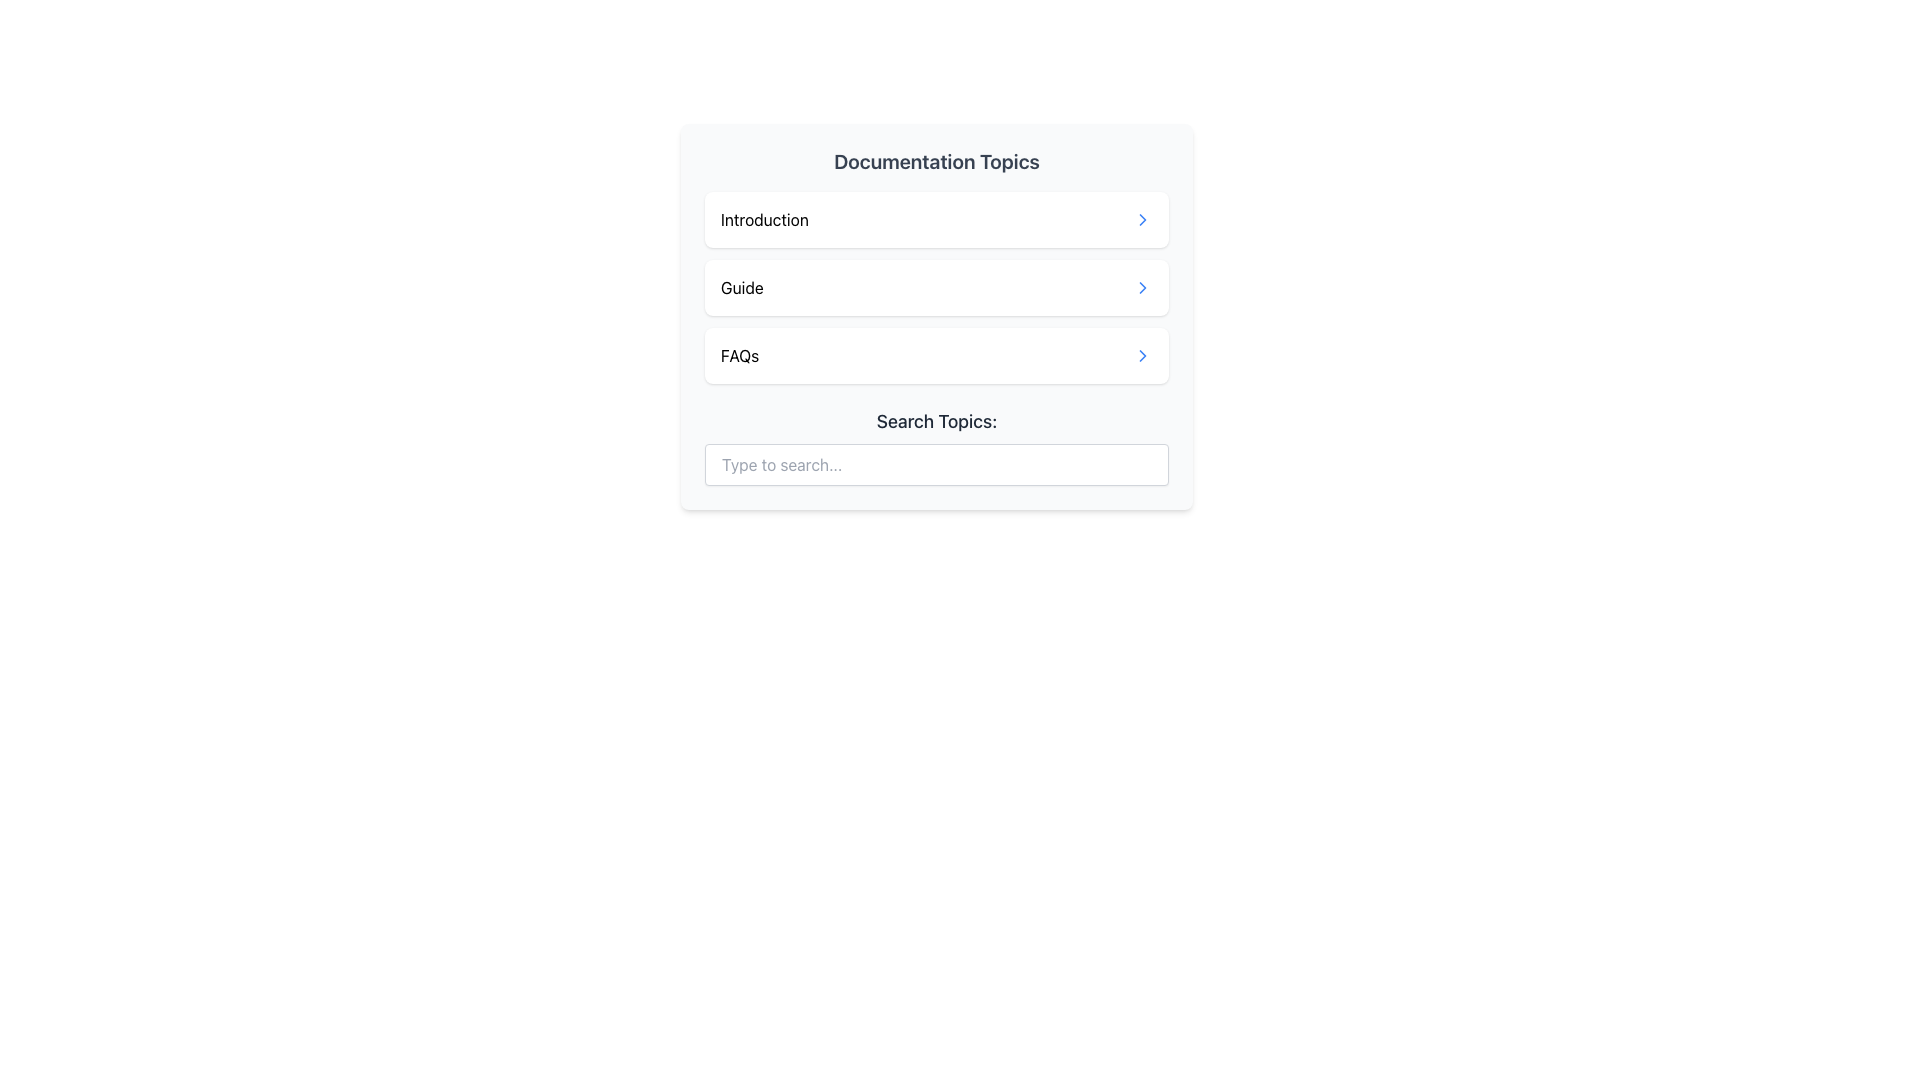 The image size is (1920, 1080). I want to click on the rightward-pointing blue chevron icon located to the right of the 'Guide' title in the Documentation Topics list, so click(1142, 288).